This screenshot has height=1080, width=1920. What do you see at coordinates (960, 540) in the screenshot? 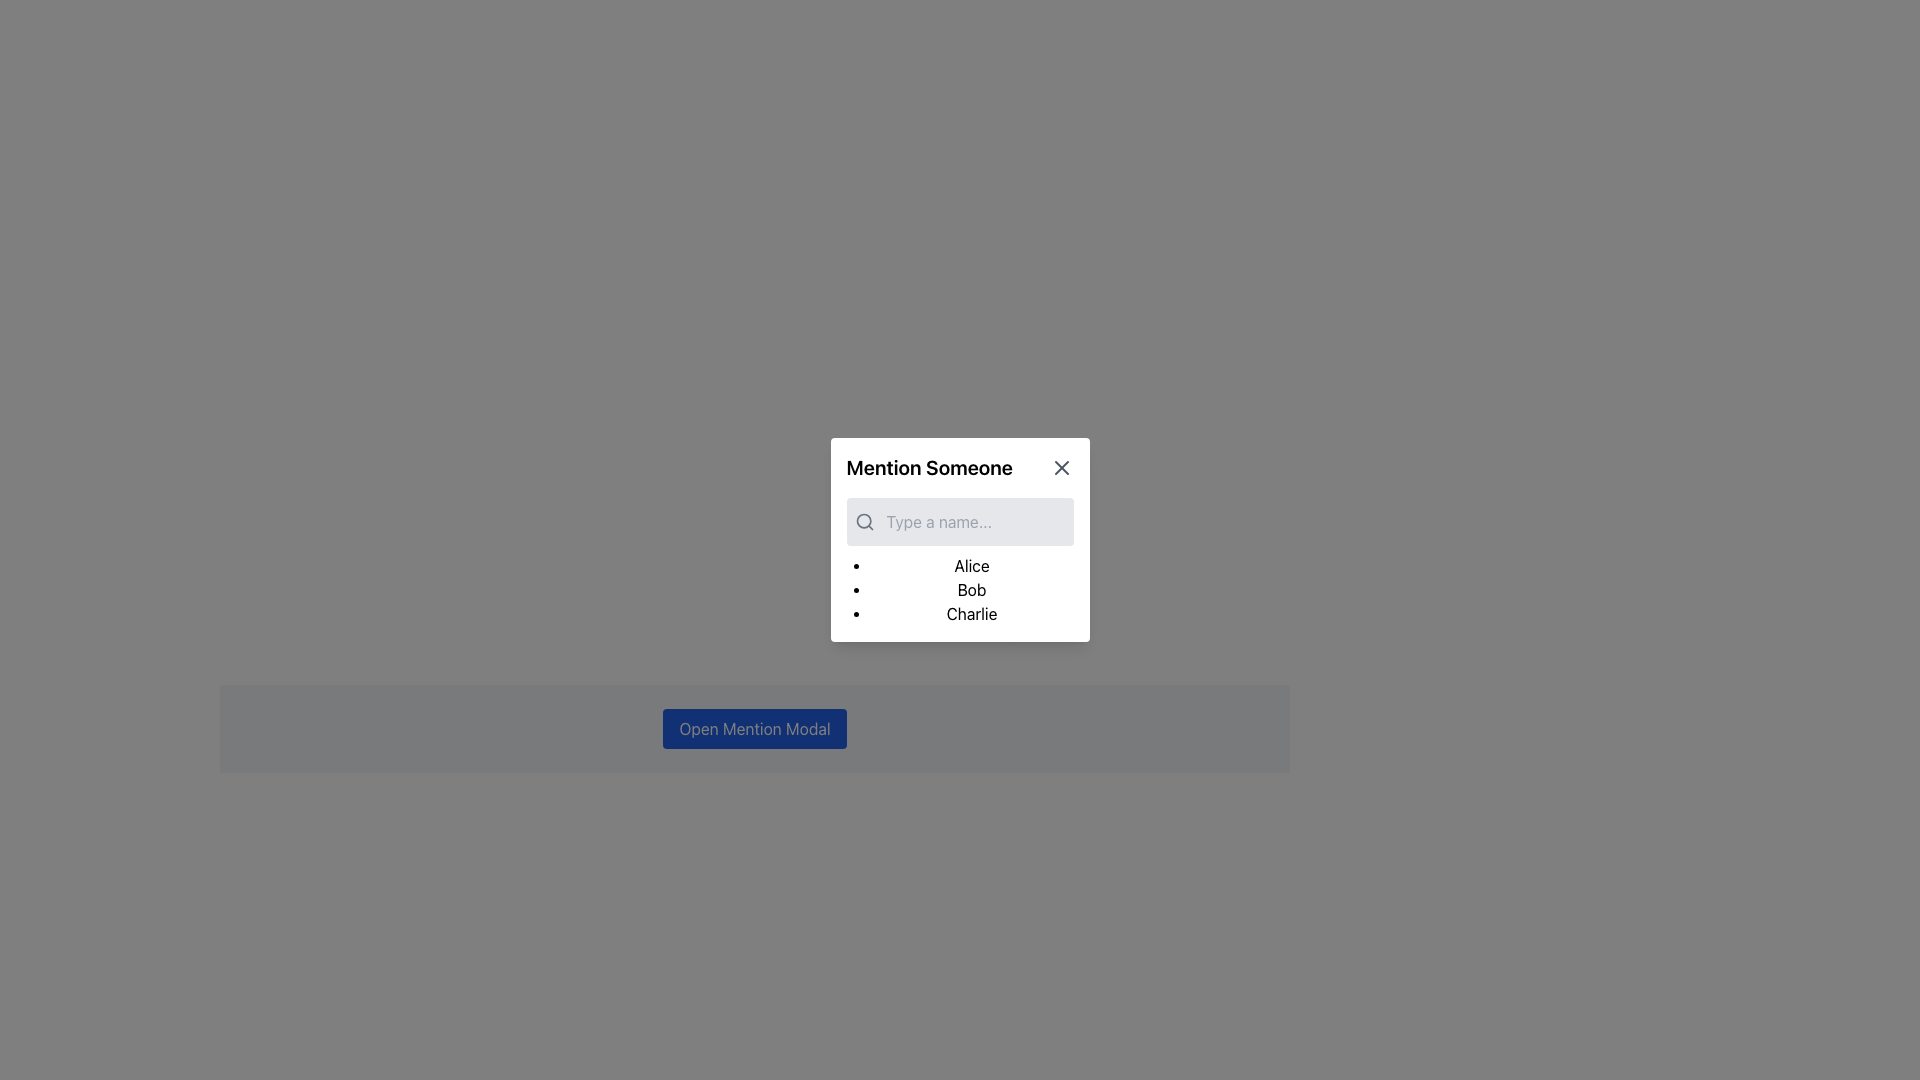
I see `the name 'Alice' from the list in the 'Mention Someone' modal dialog box` at bounding box center [960, 540].